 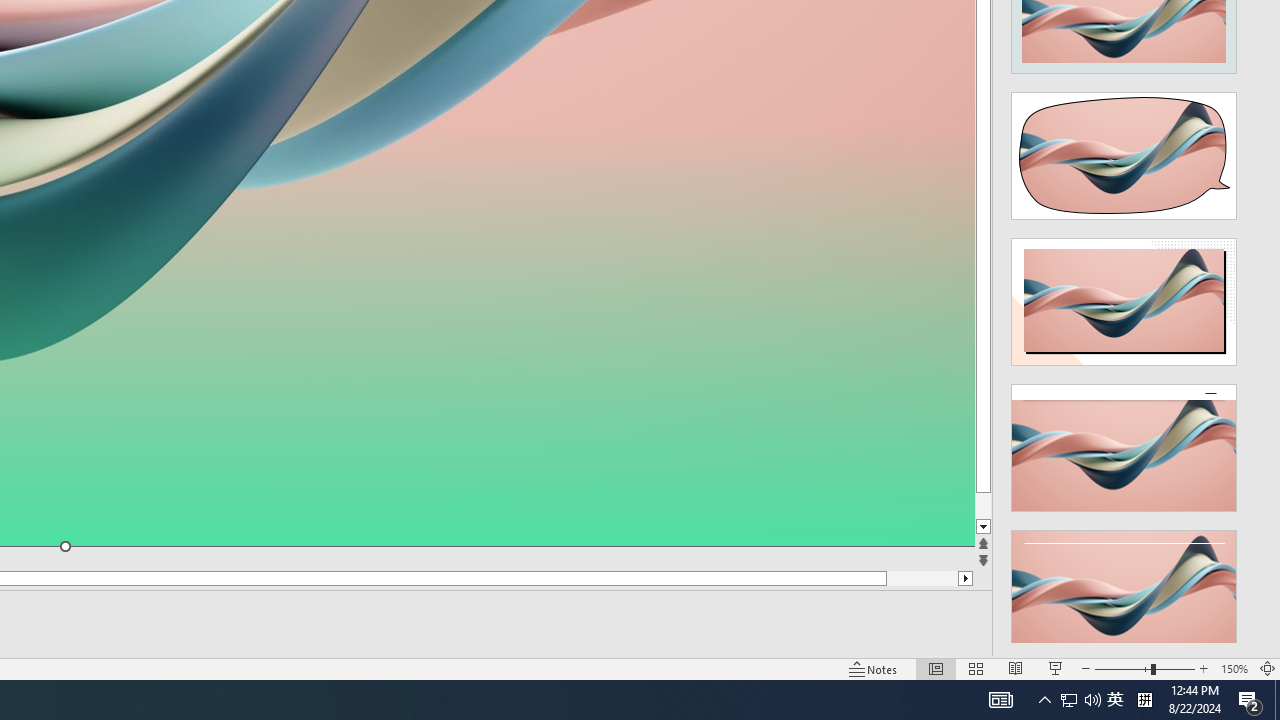 What do you see at coordinates (1250, 698) in the screenshot?
I see `'Action Center, 2 new notifications'` at bounding box center [1250, 698].